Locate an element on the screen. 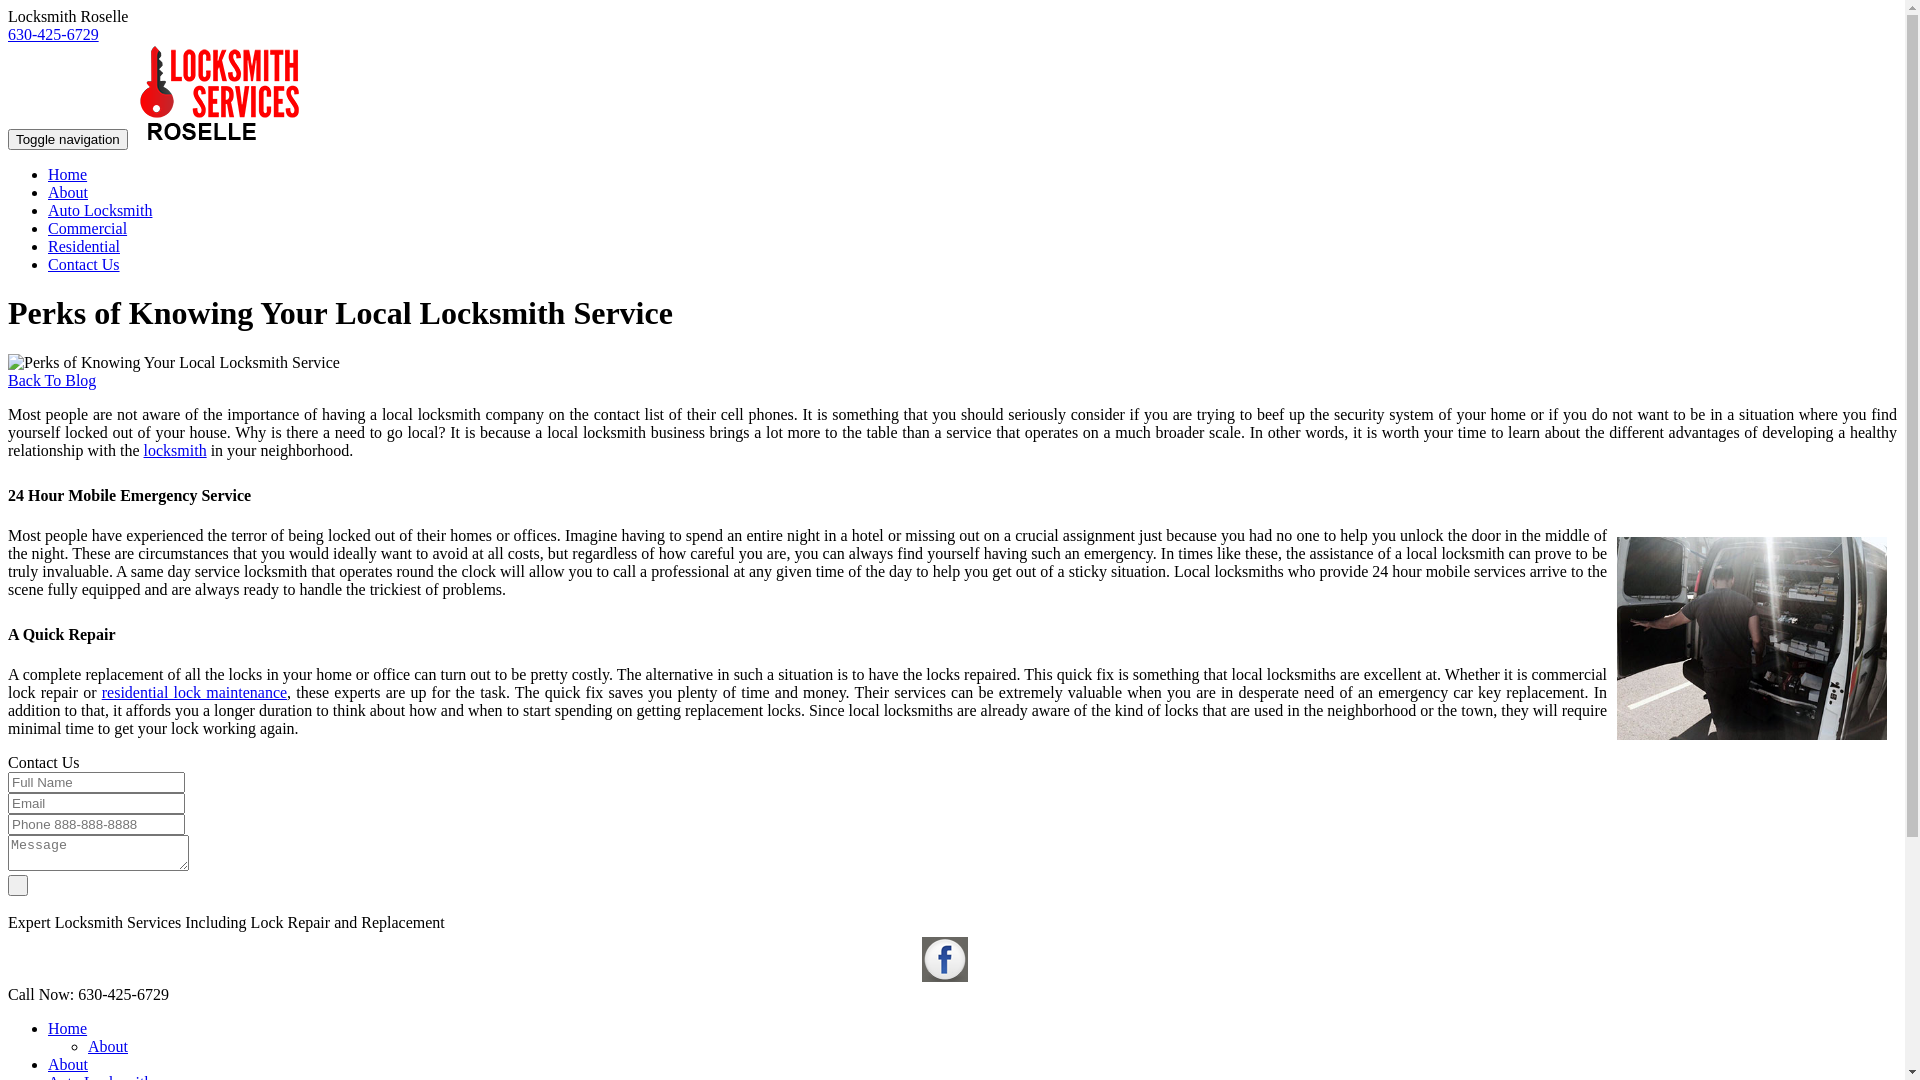 Image resolution: width=1920 pixels, height=1080 pixels. 'Toggle navigation' is located at coordinates (8, 138).